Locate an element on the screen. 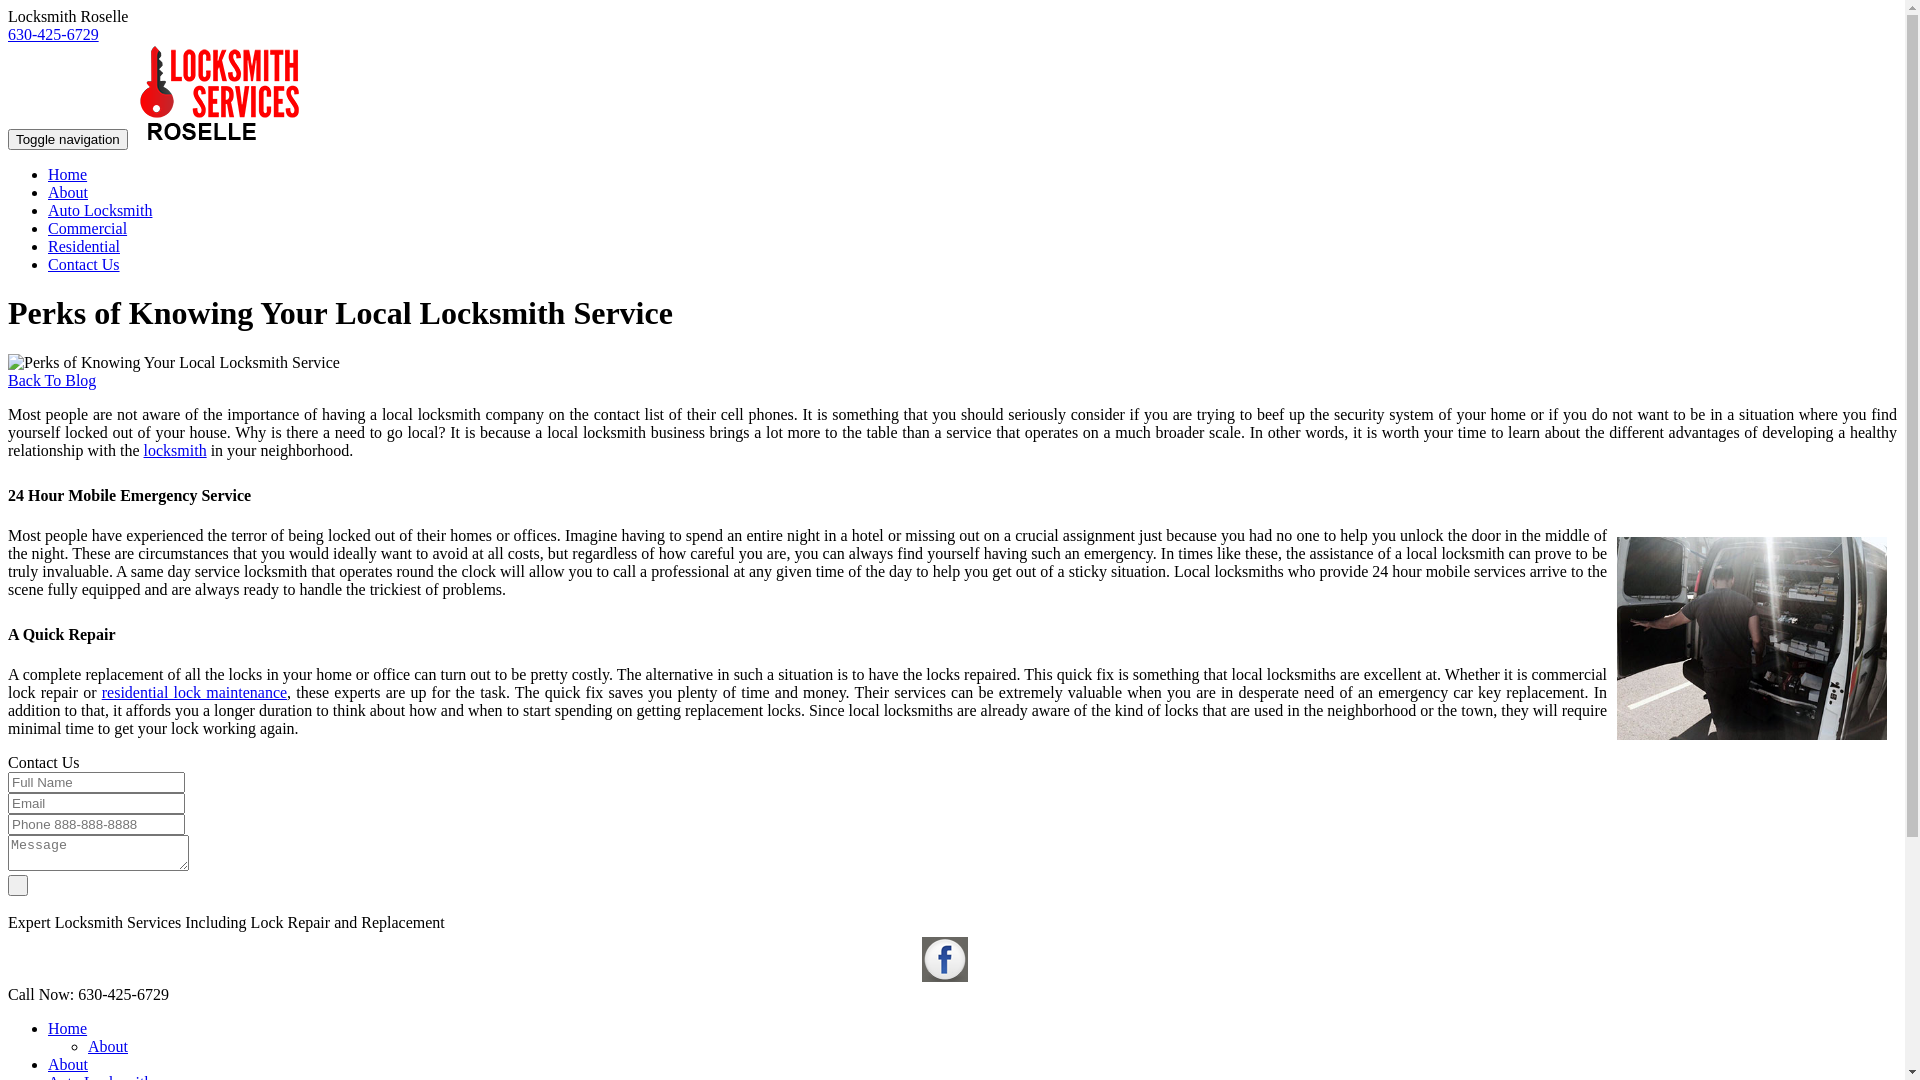 Image resolution: width=1920 pixels, height=1080 pixels. 'Toggle navigation' is located at coordinates (8, 138).